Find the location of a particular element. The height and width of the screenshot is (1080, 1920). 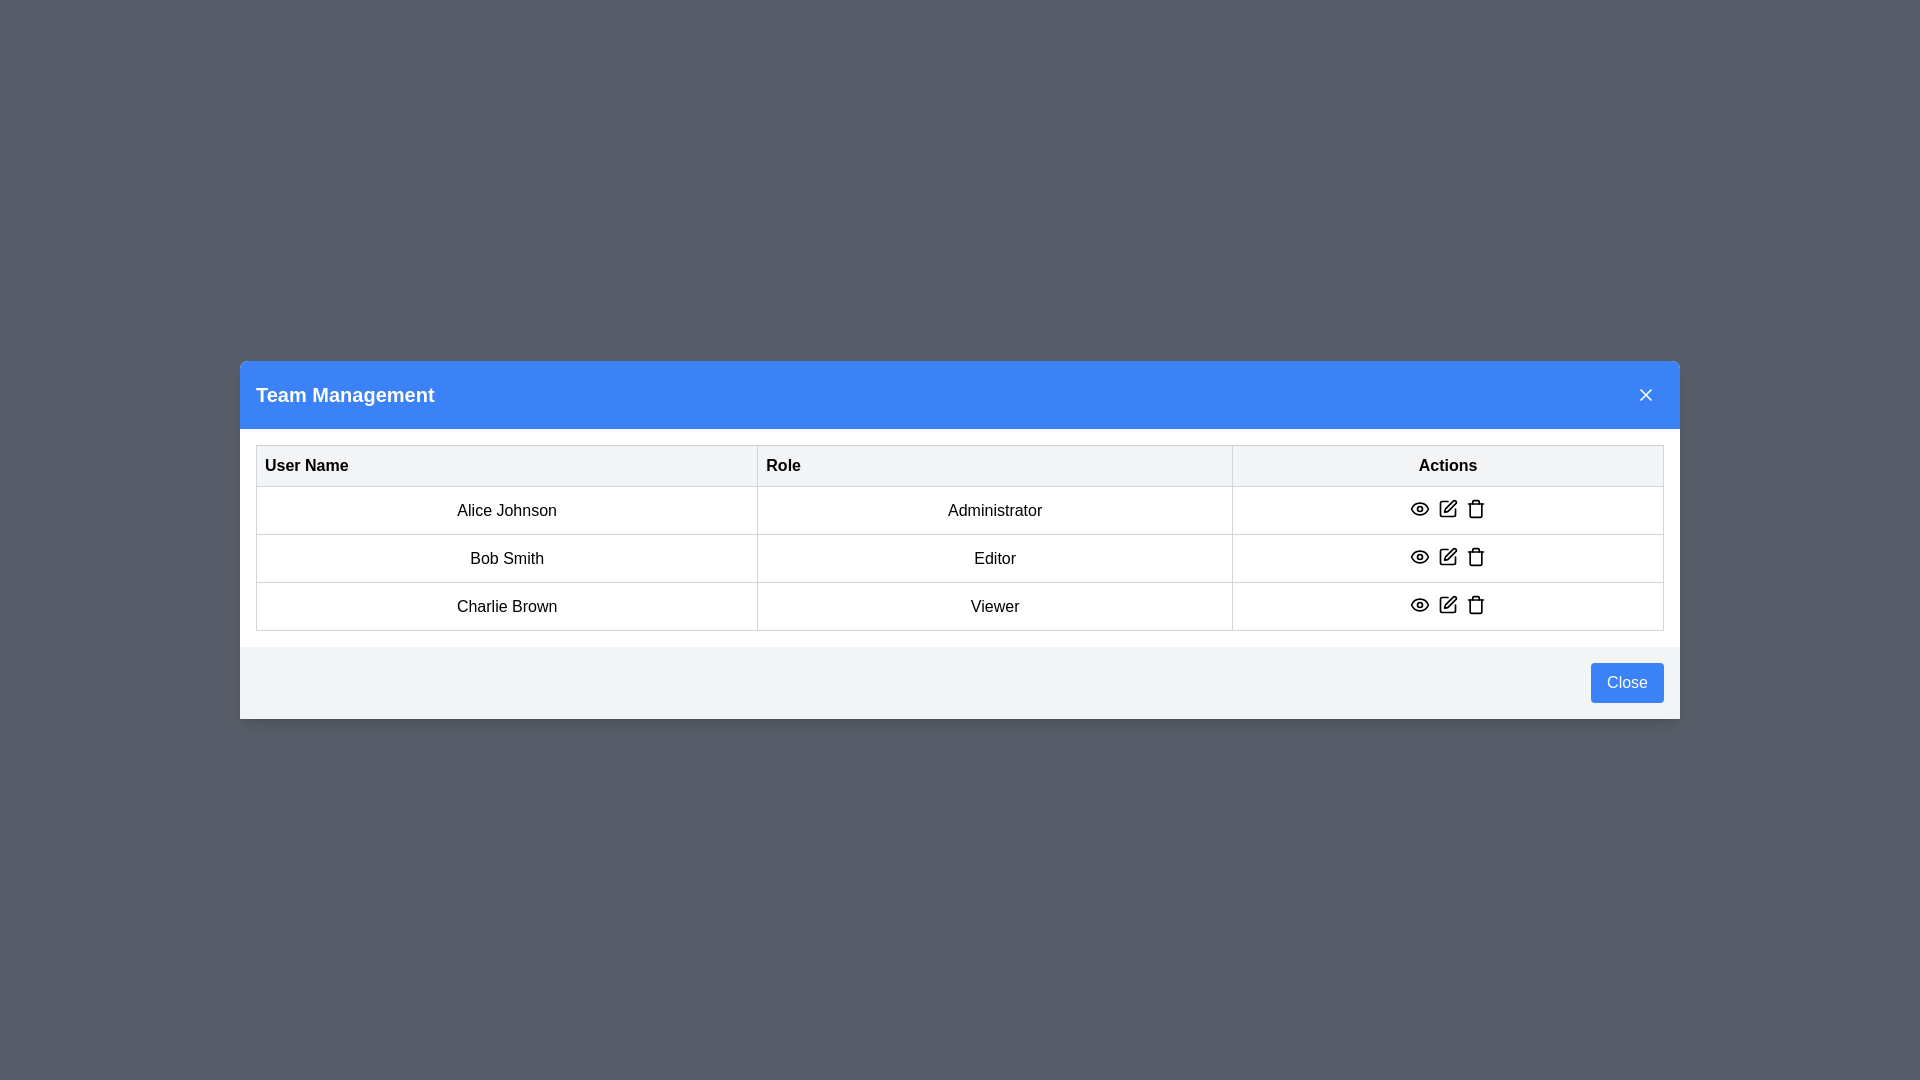

the delete action icon located in the last position of the actions column in the third row of the table corresponding to user 'Charlie Brown' to potentially view a tooltip indicating its function is located at coordinates (1476, 604).